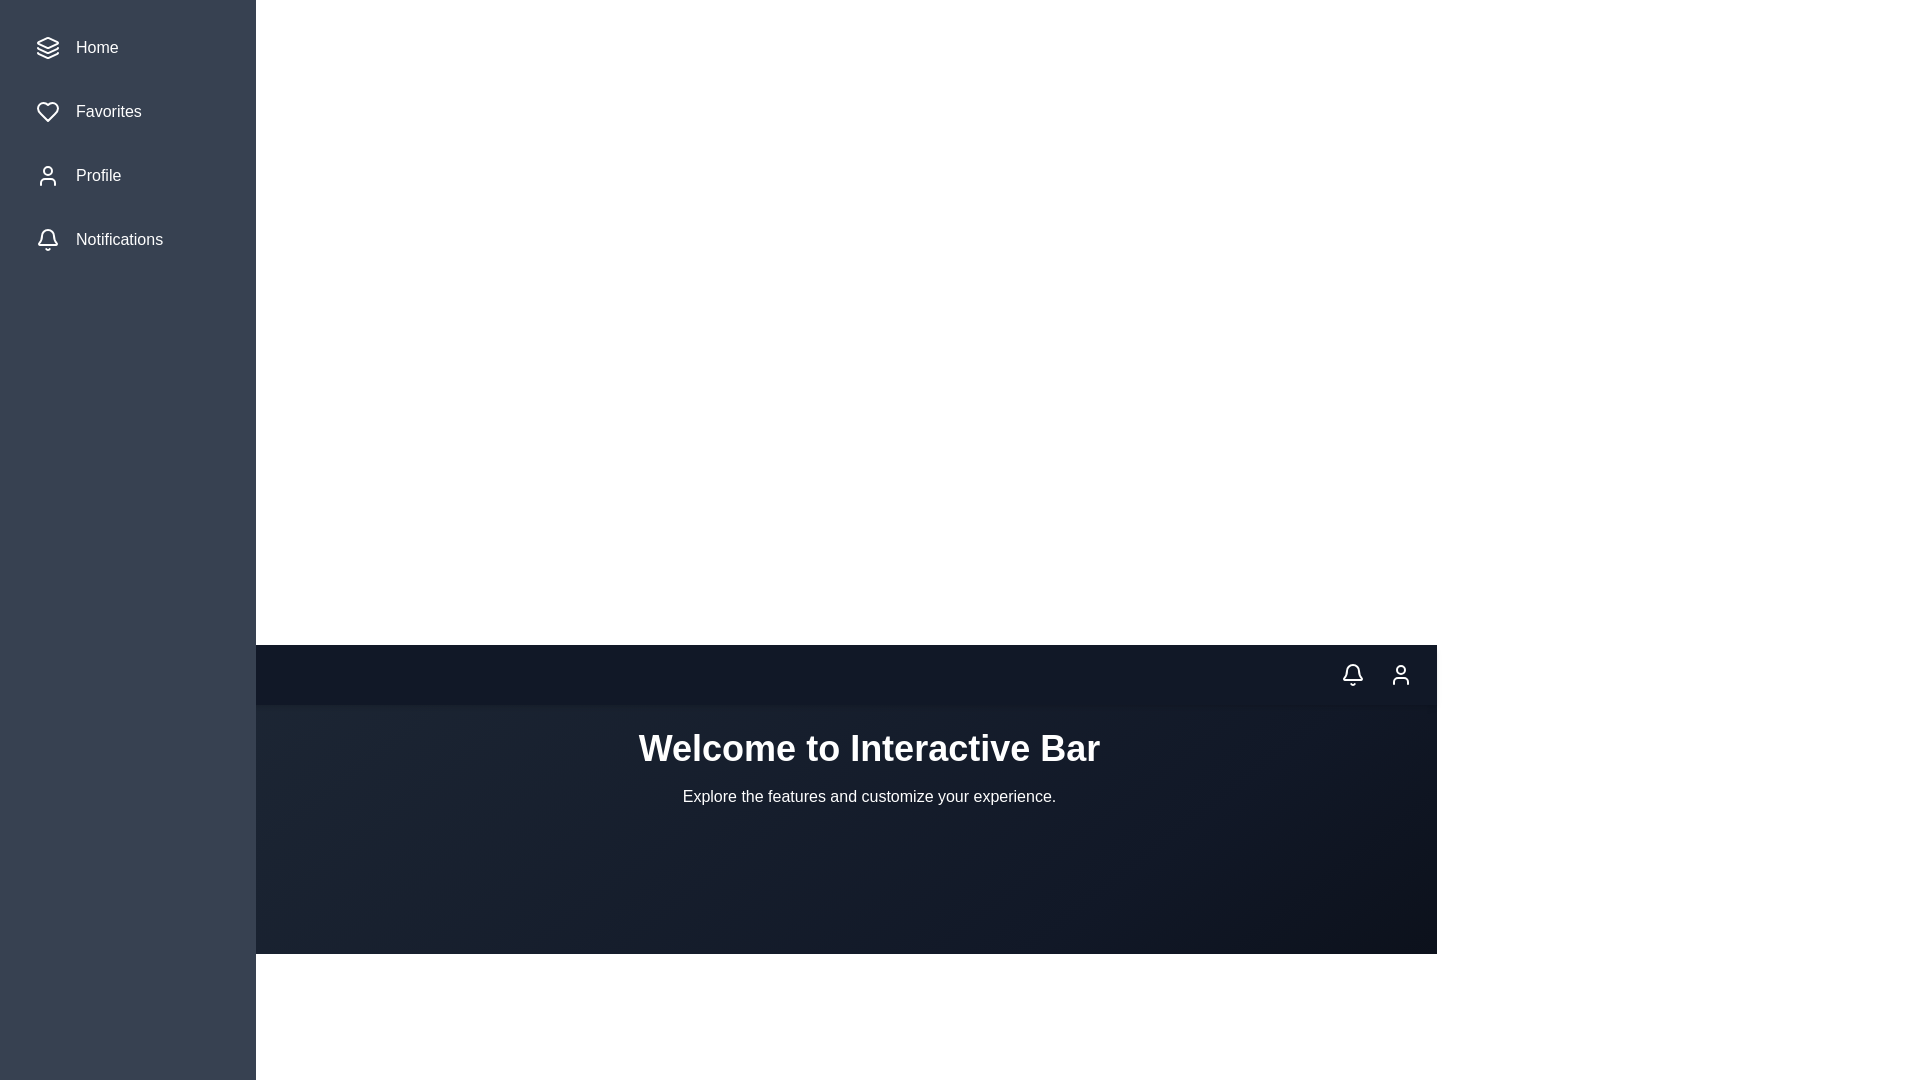 This screenshot has height=1080, width=1920. I want to click on the menu item labeled Favorites, so click(127, 111).